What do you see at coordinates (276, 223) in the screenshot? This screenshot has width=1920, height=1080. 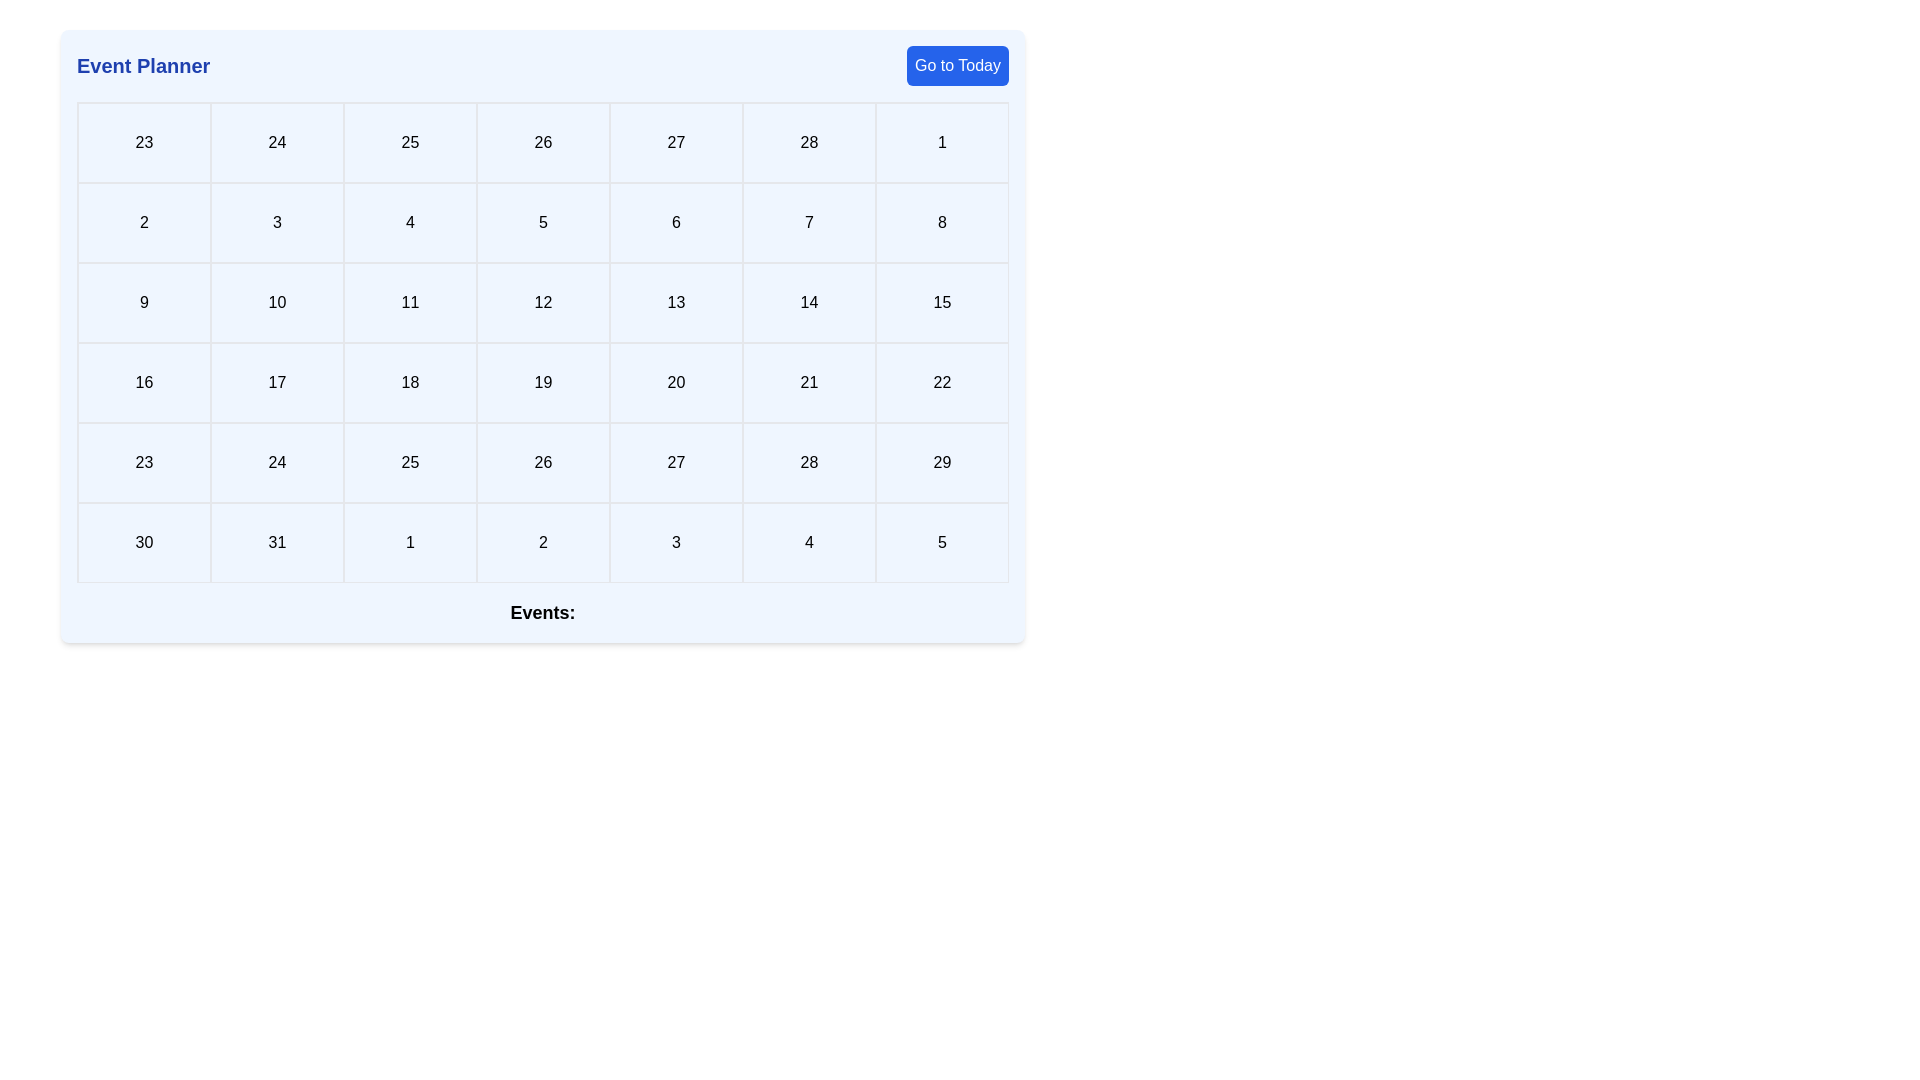 I see `the grid cell located in the second row and third column, which is between the cells containing '2' on the left and '4' on the right` at bounding box center [276, 223].